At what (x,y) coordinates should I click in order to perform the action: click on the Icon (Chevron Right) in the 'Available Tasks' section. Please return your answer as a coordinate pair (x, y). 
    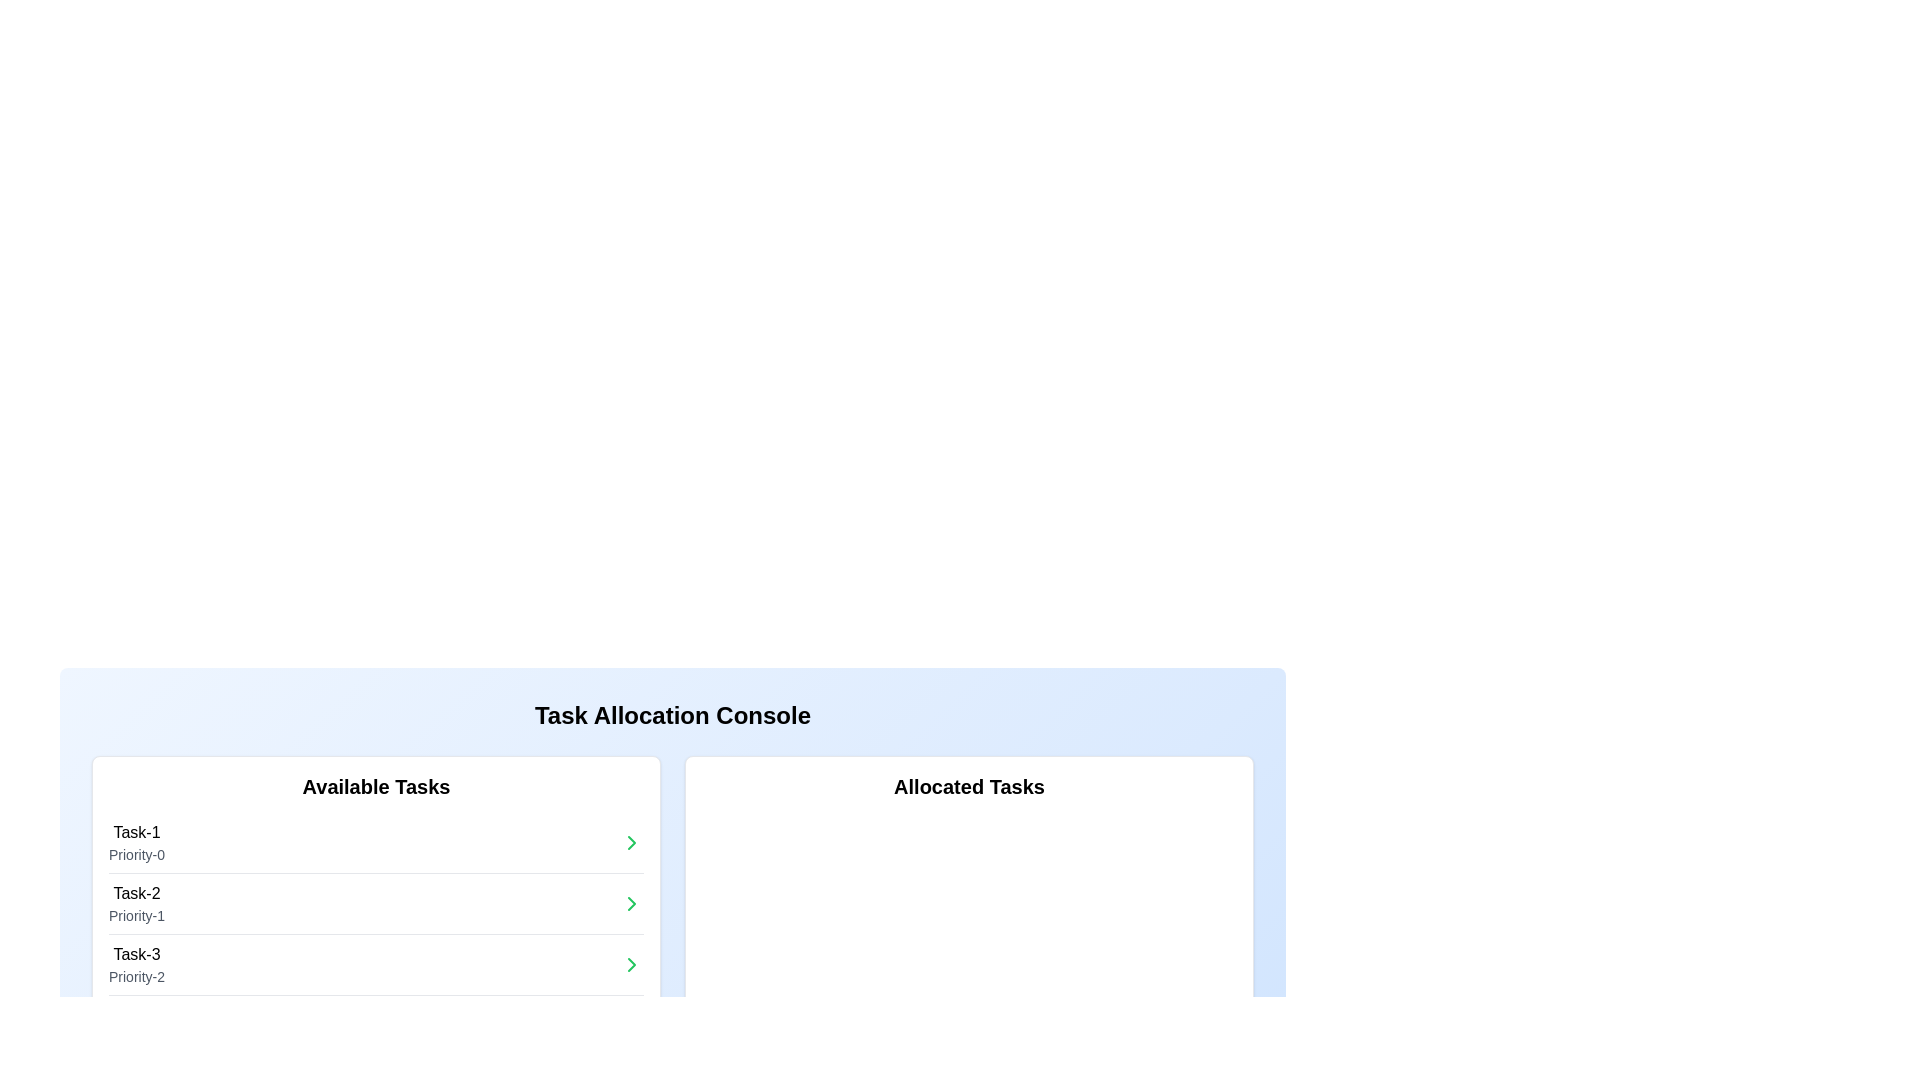
    Looking at the image, I should click on (631, 963).